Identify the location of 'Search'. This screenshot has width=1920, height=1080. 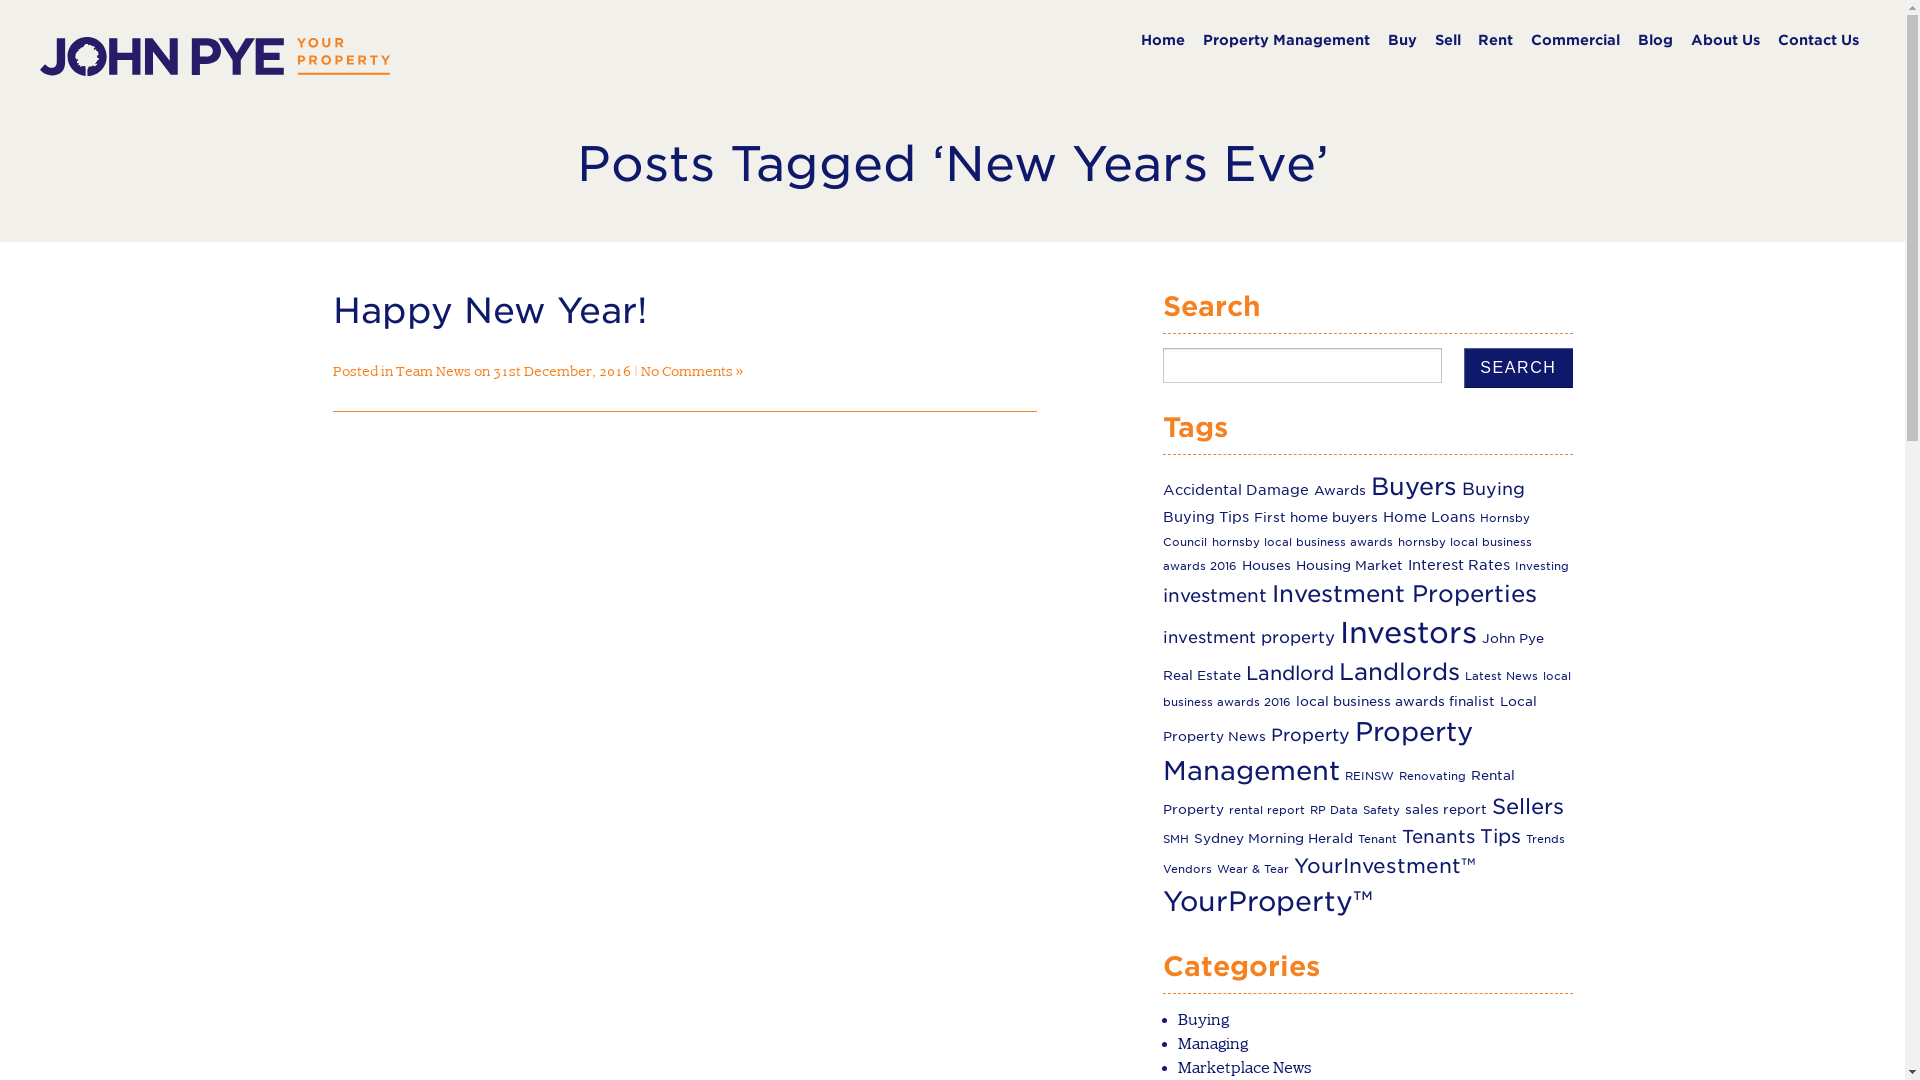
(1517, 367).